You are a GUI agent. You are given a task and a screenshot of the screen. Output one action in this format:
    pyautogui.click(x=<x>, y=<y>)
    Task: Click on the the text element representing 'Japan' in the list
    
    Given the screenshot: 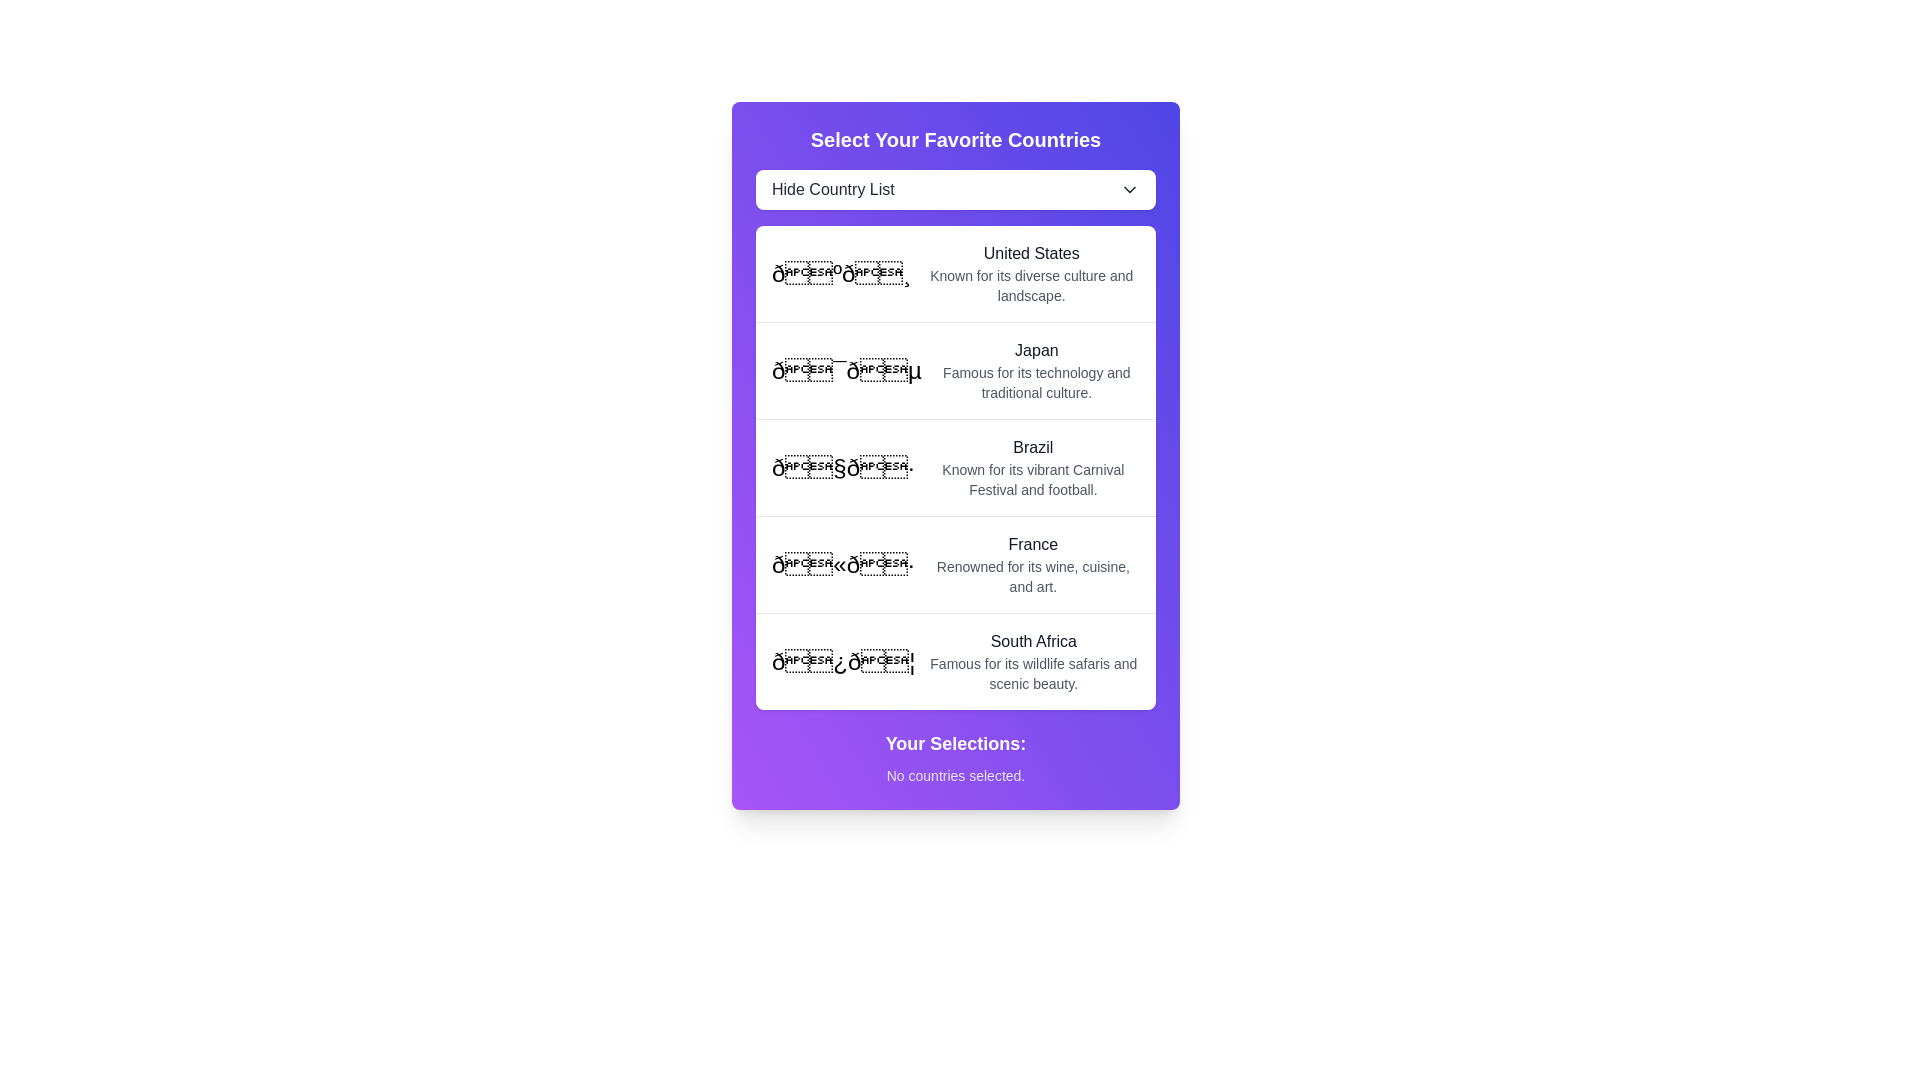 What is the action you would take?
    pyautogui.click(x=1036, y=370)
    